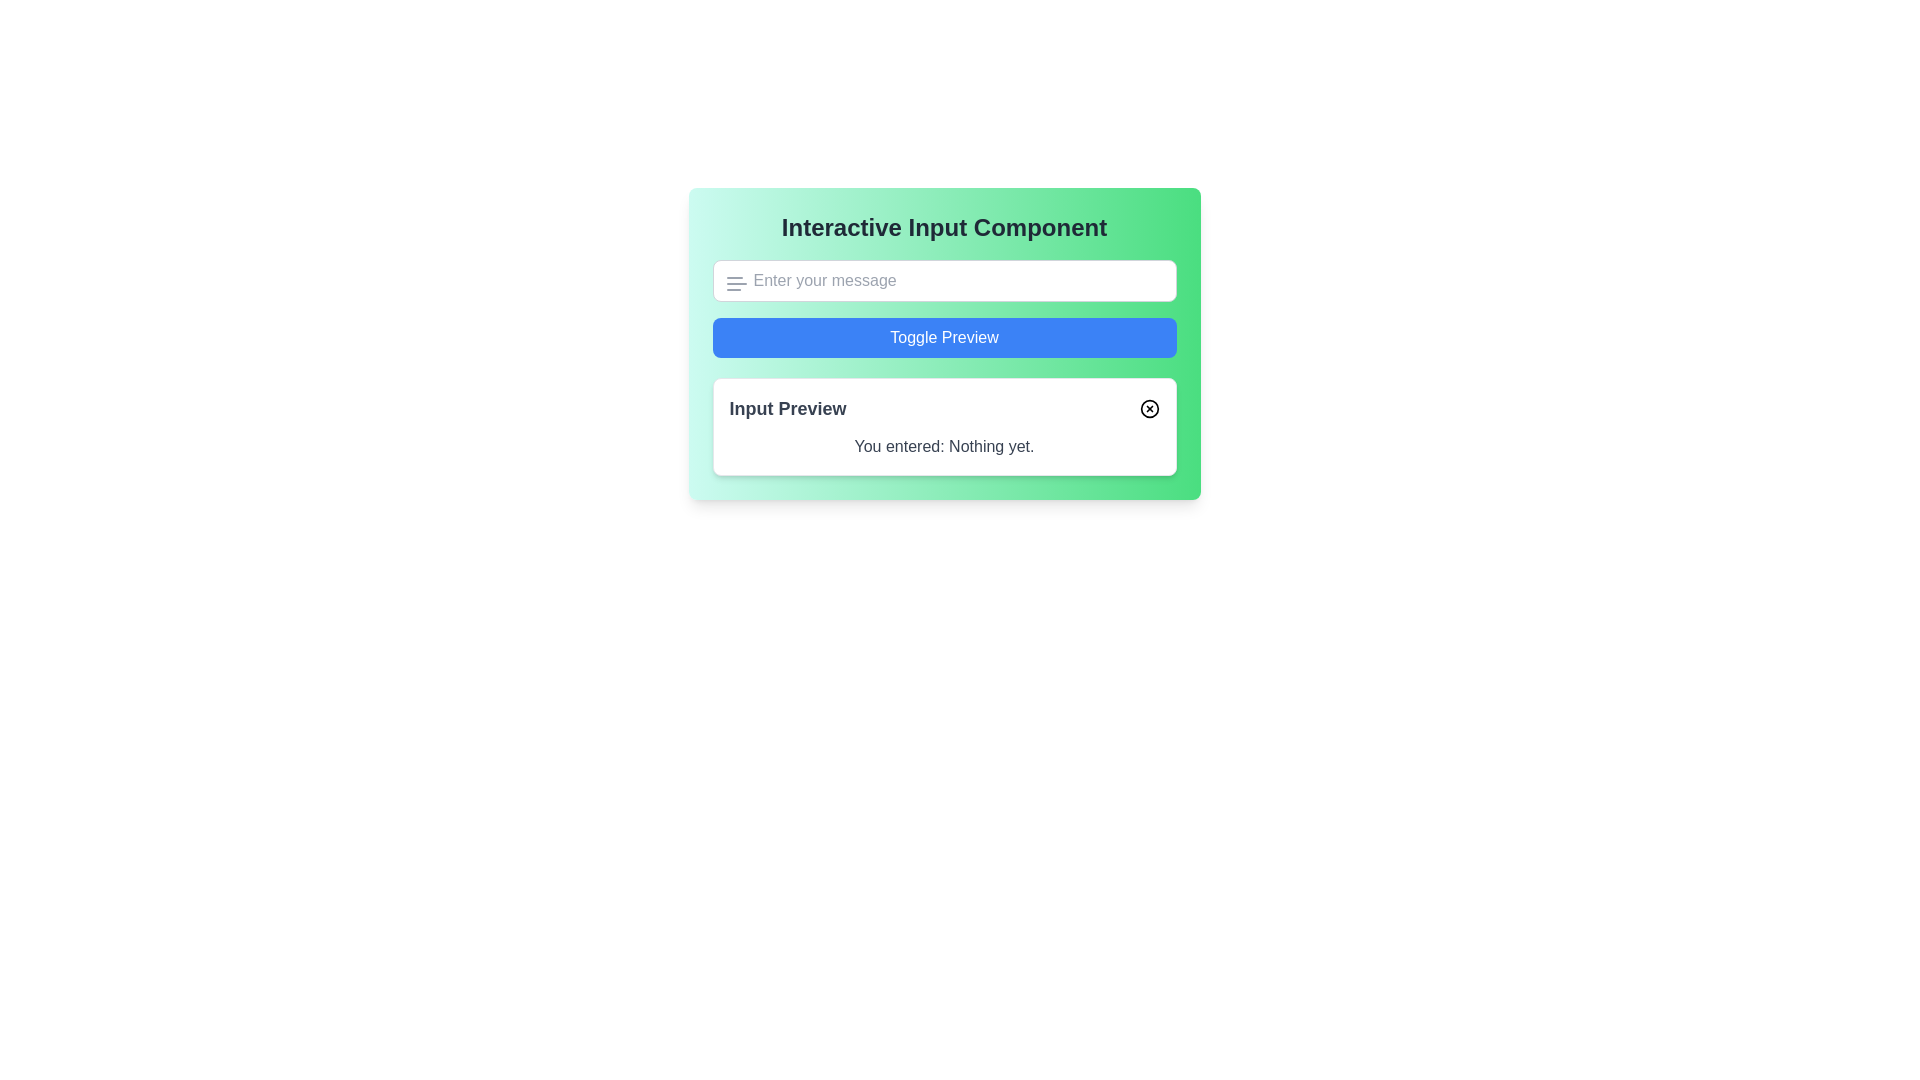 The image size is (1920, 1080). Describe the element at coordinates (1149, 407) in the screenshot. I see `the graphical circular icon located at the top-right side of the white card in the 'Input Preview' section` at that location.